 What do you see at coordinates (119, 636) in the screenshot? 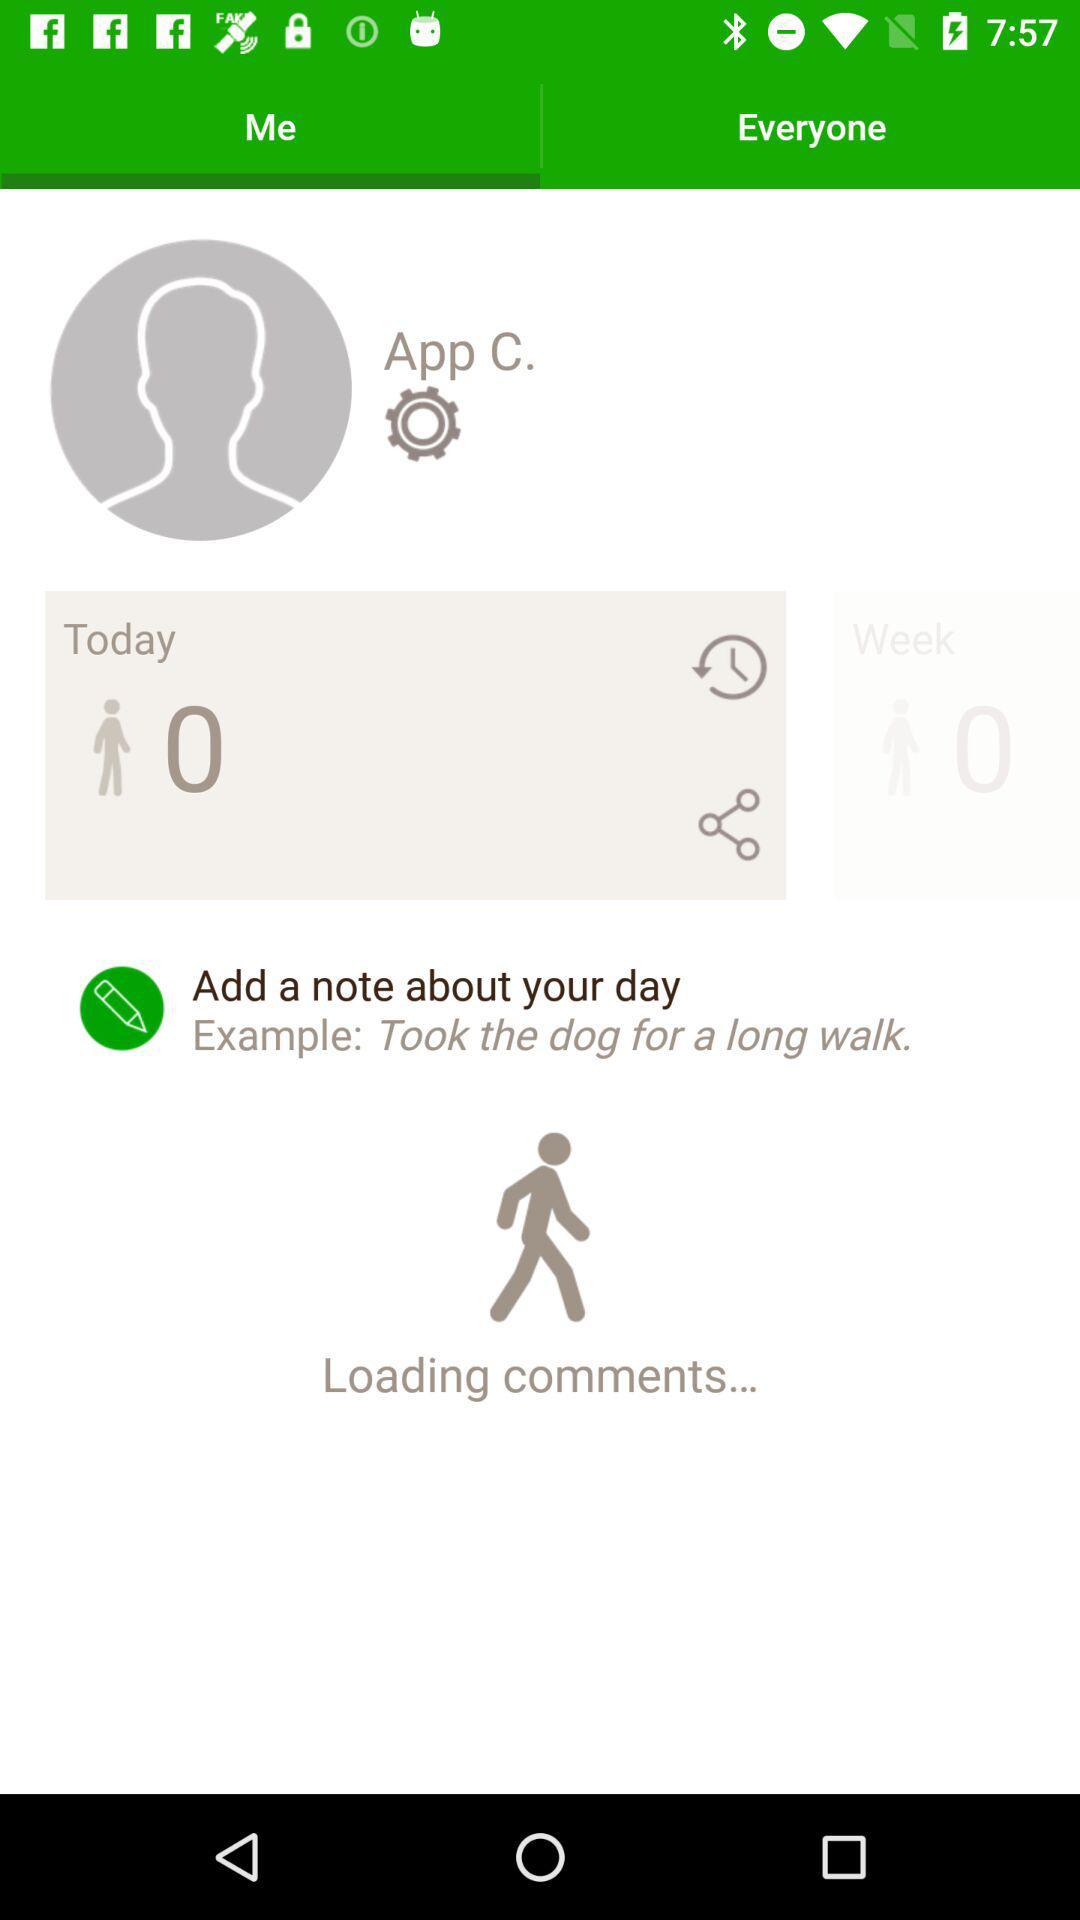
I see `today icon` at bounding box center [119, 636].